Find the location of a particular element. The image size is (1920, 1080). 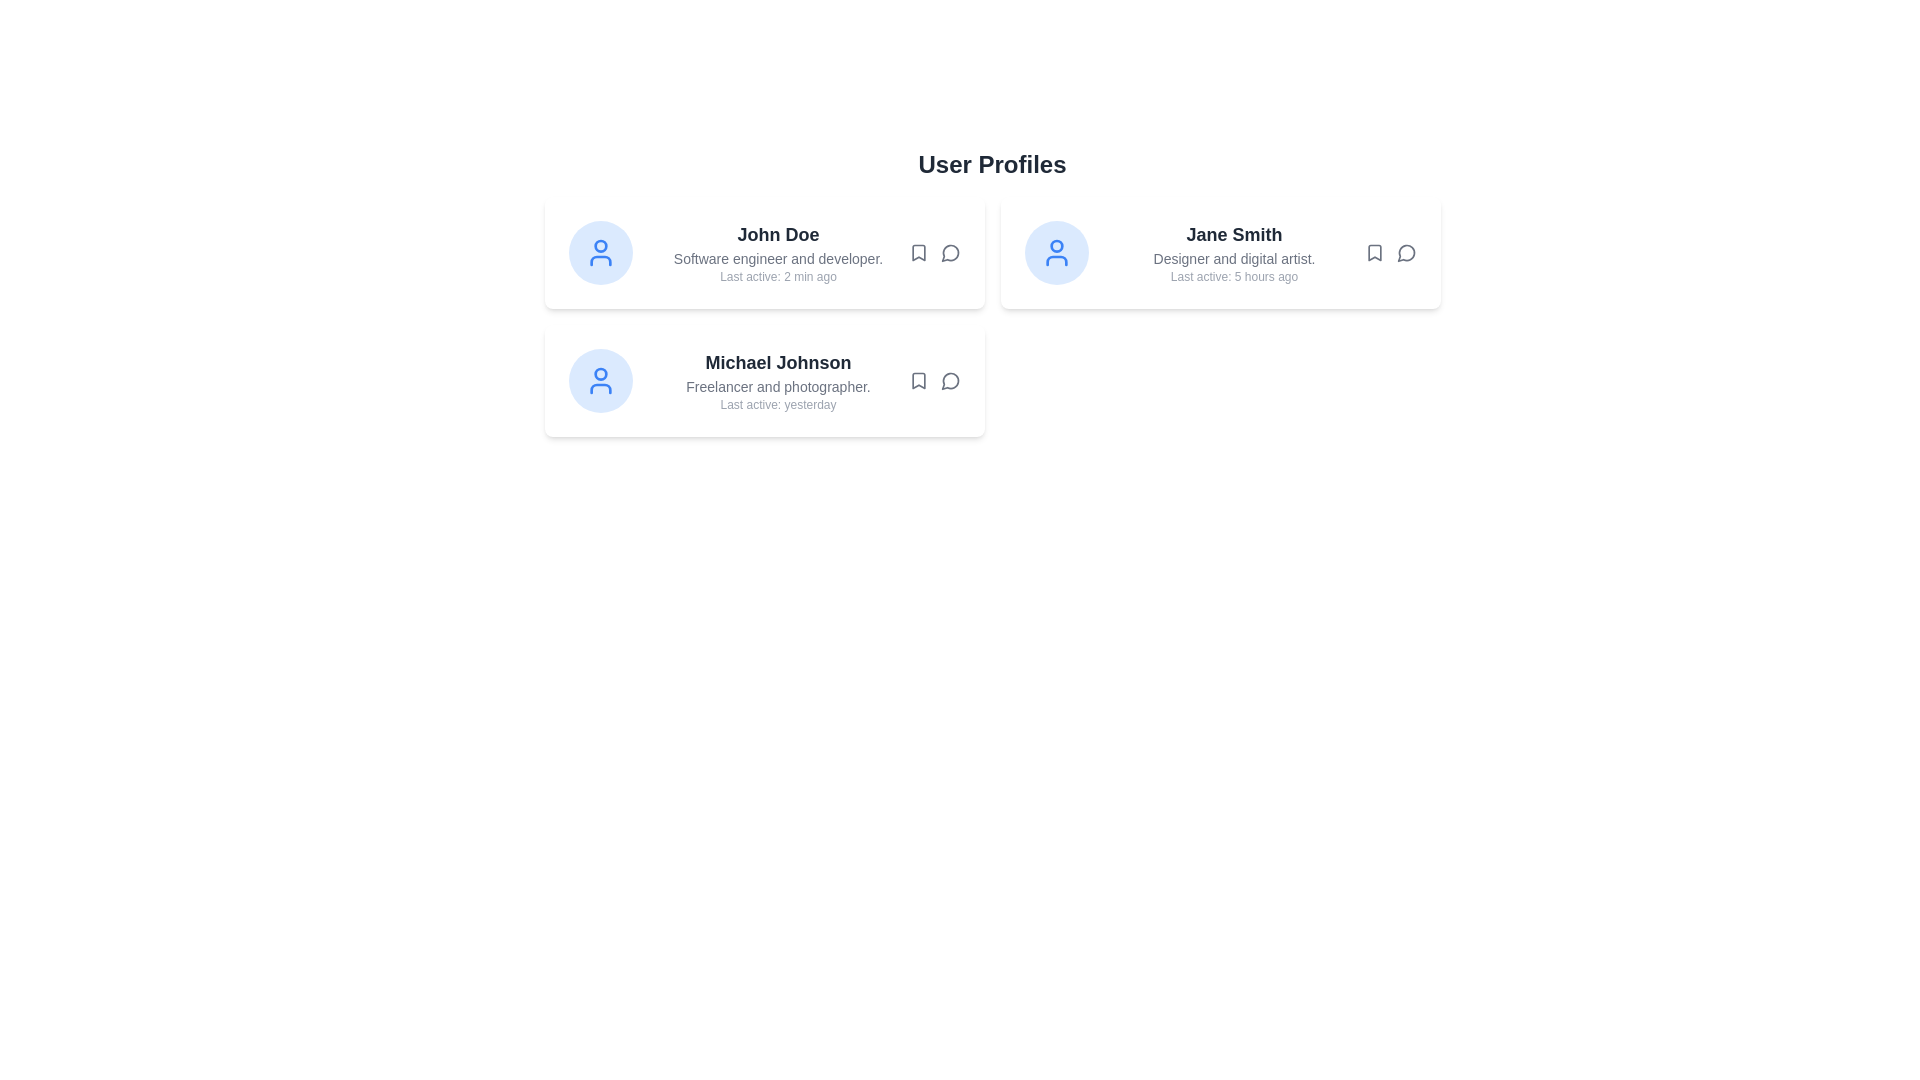

the text label that reads 'Last active: 2 min ago', which is styled in a small gray font and located beneath the person's title description in the profile card is located at coordinates (777, 277).